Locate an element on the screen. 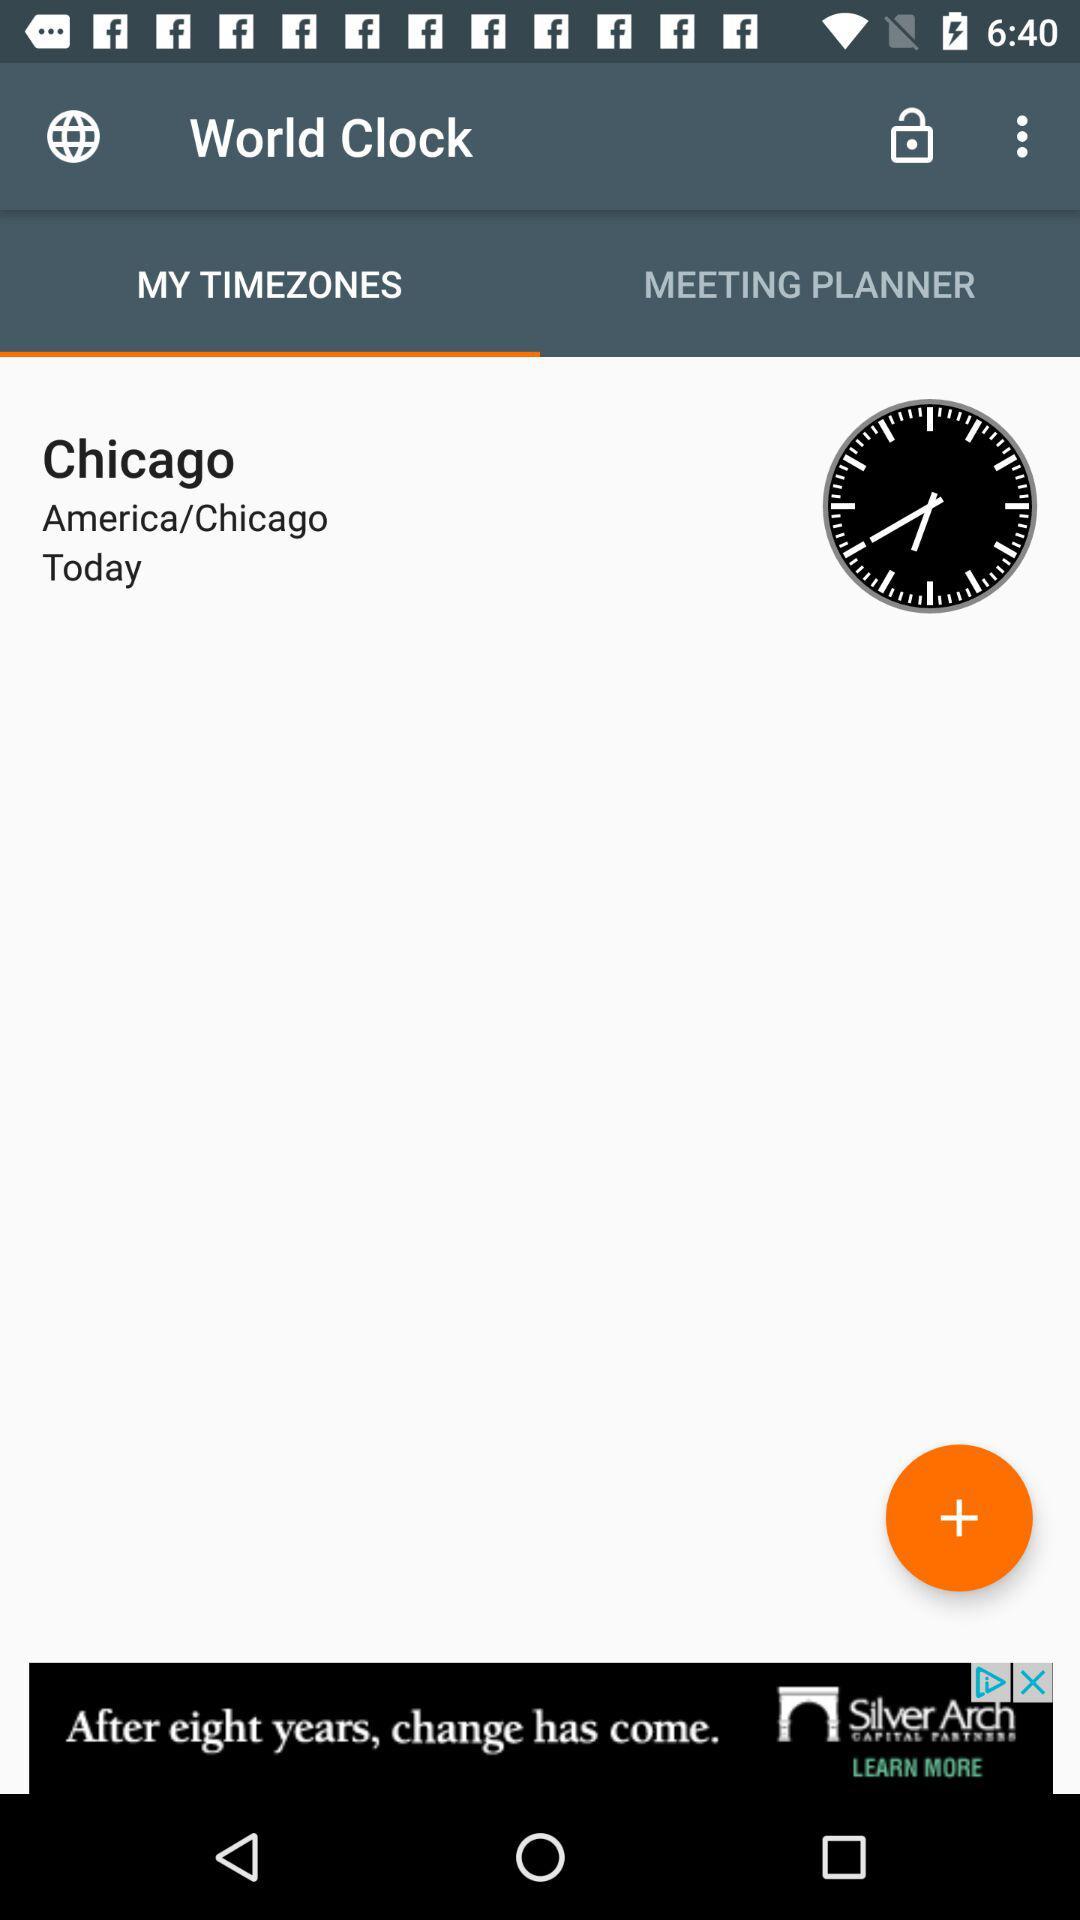  add option is located at coordinates (958, 1517).